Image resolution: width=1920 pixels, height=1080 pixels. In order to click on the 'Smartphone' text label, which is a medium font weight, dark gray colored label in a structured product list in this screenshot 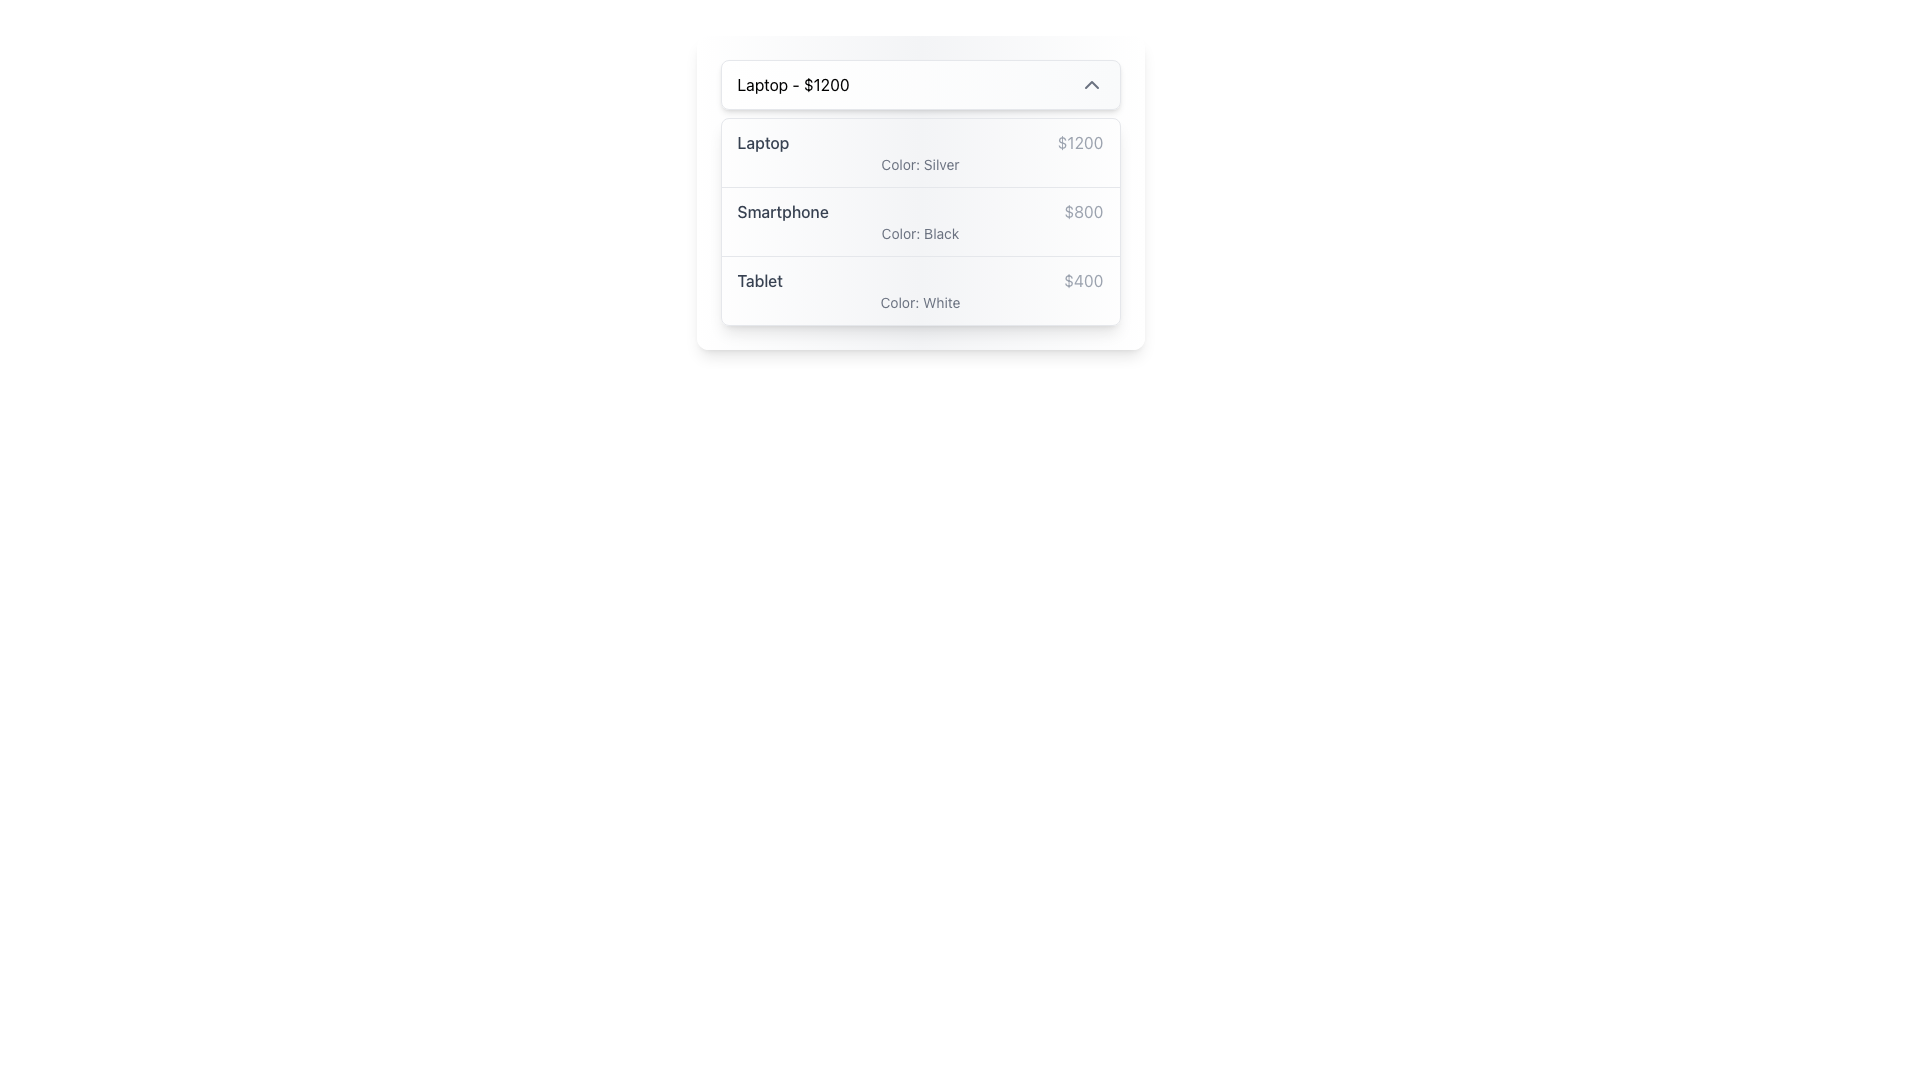, I will do `click(782, 212)`.